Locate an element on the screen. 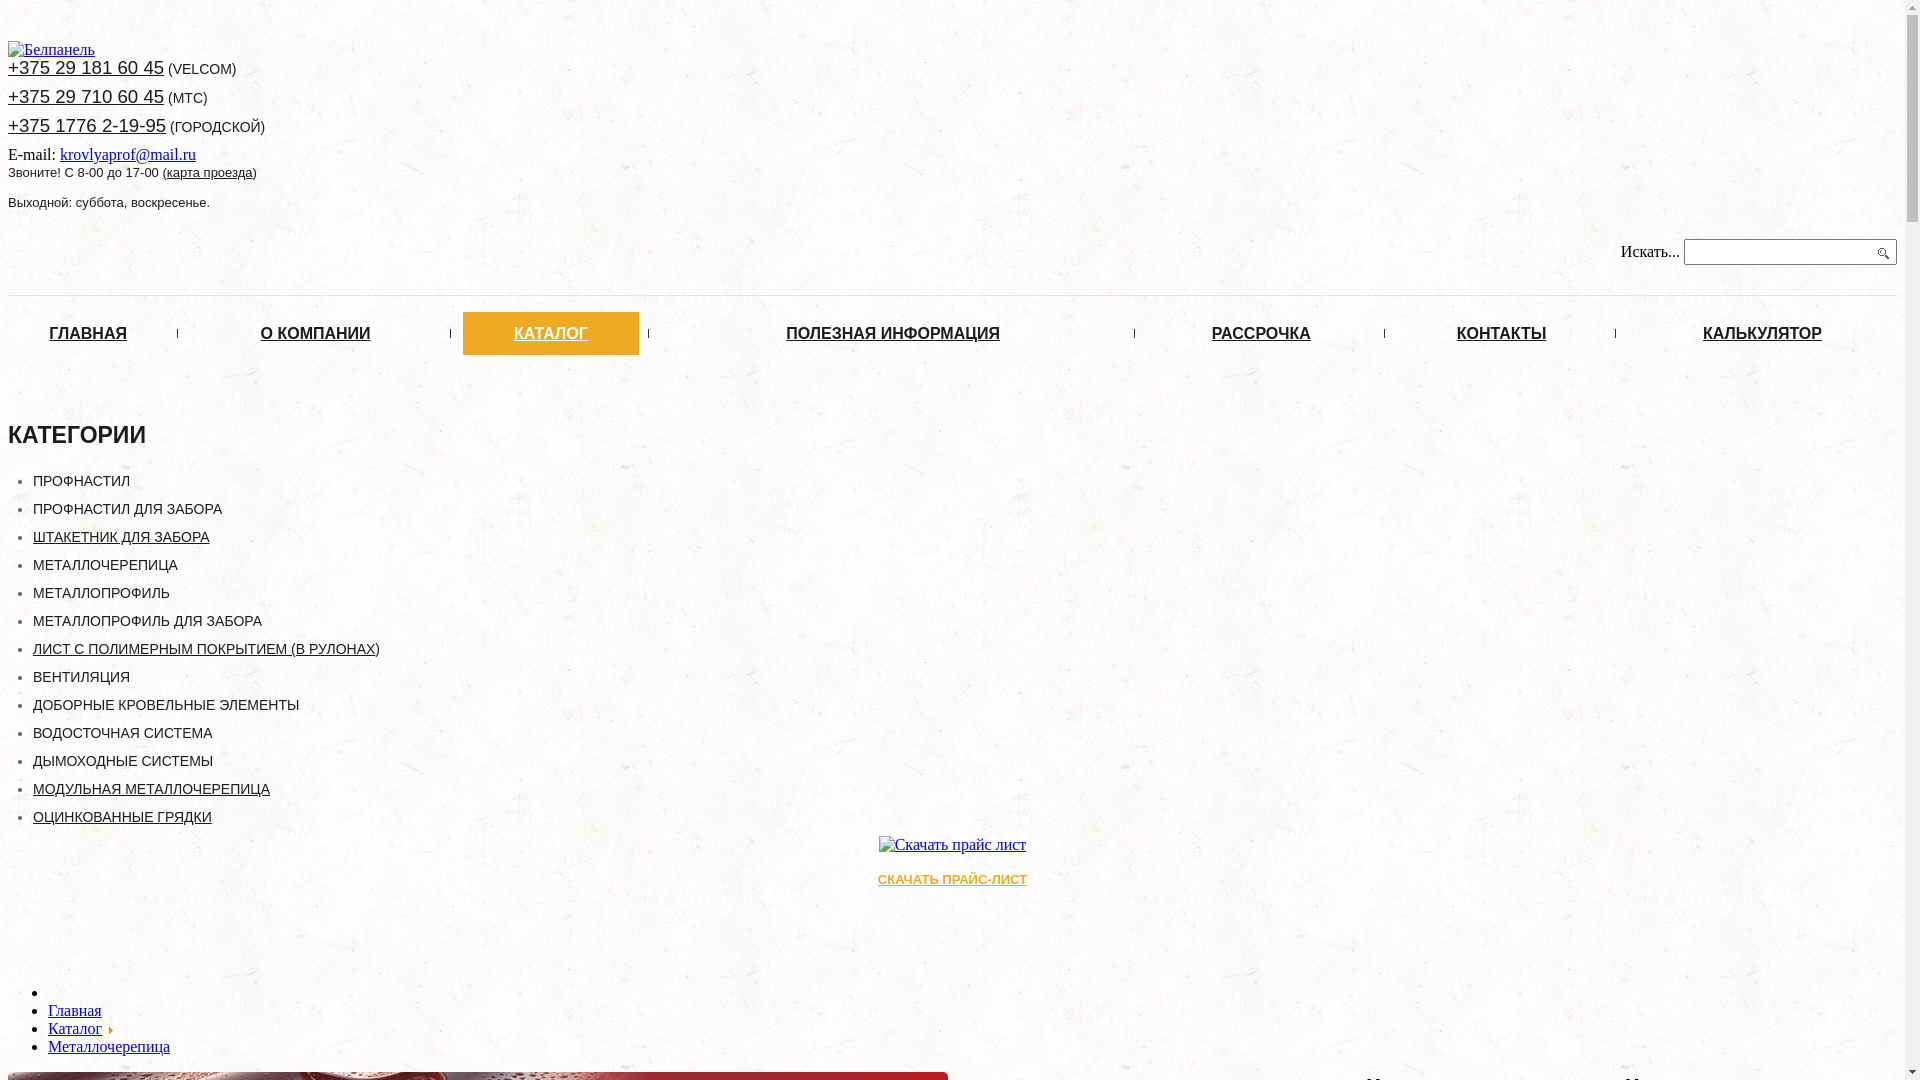 The height and width of the screenshot is (1080, 1920). 'krovlyaprof@mail.ru' is located at coordinates (127, 153).